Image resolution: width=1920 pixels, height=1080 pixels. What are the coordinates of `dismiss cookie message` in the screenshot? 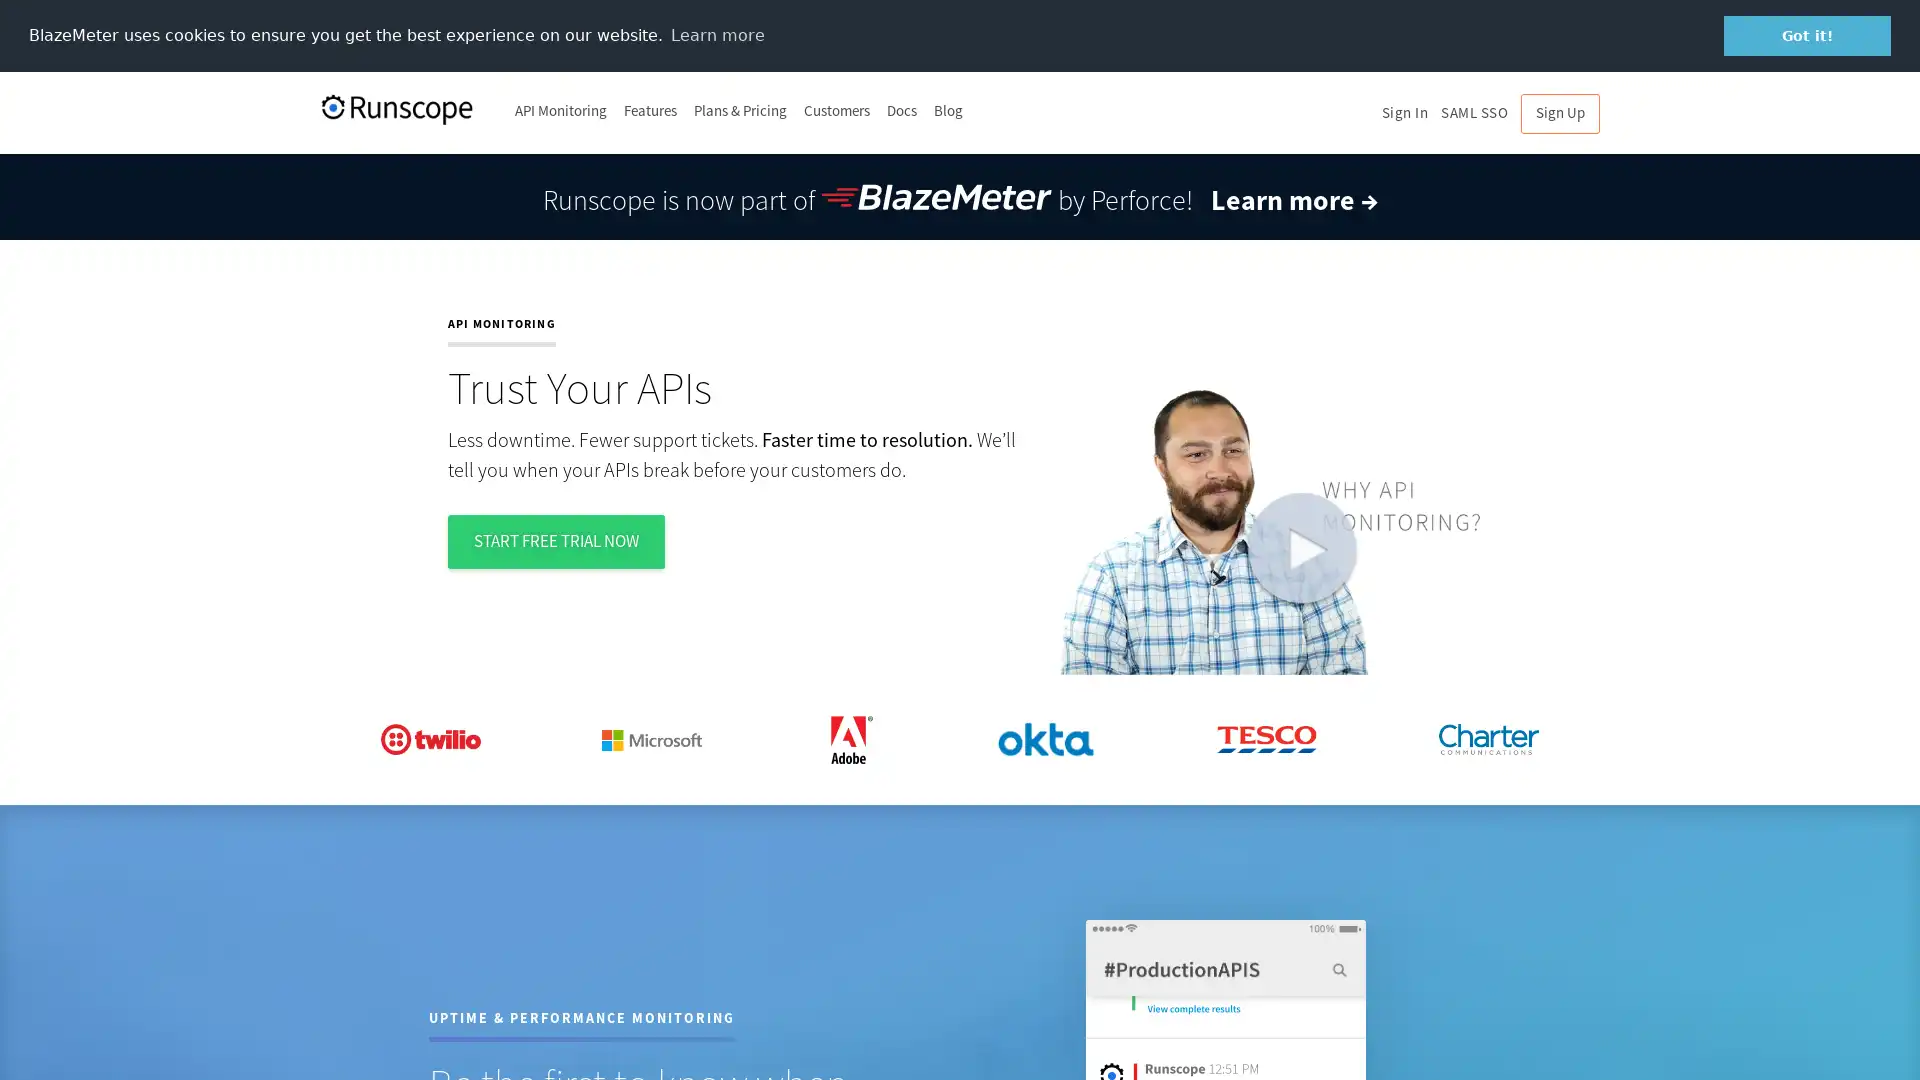 It's located at (1807, 35).